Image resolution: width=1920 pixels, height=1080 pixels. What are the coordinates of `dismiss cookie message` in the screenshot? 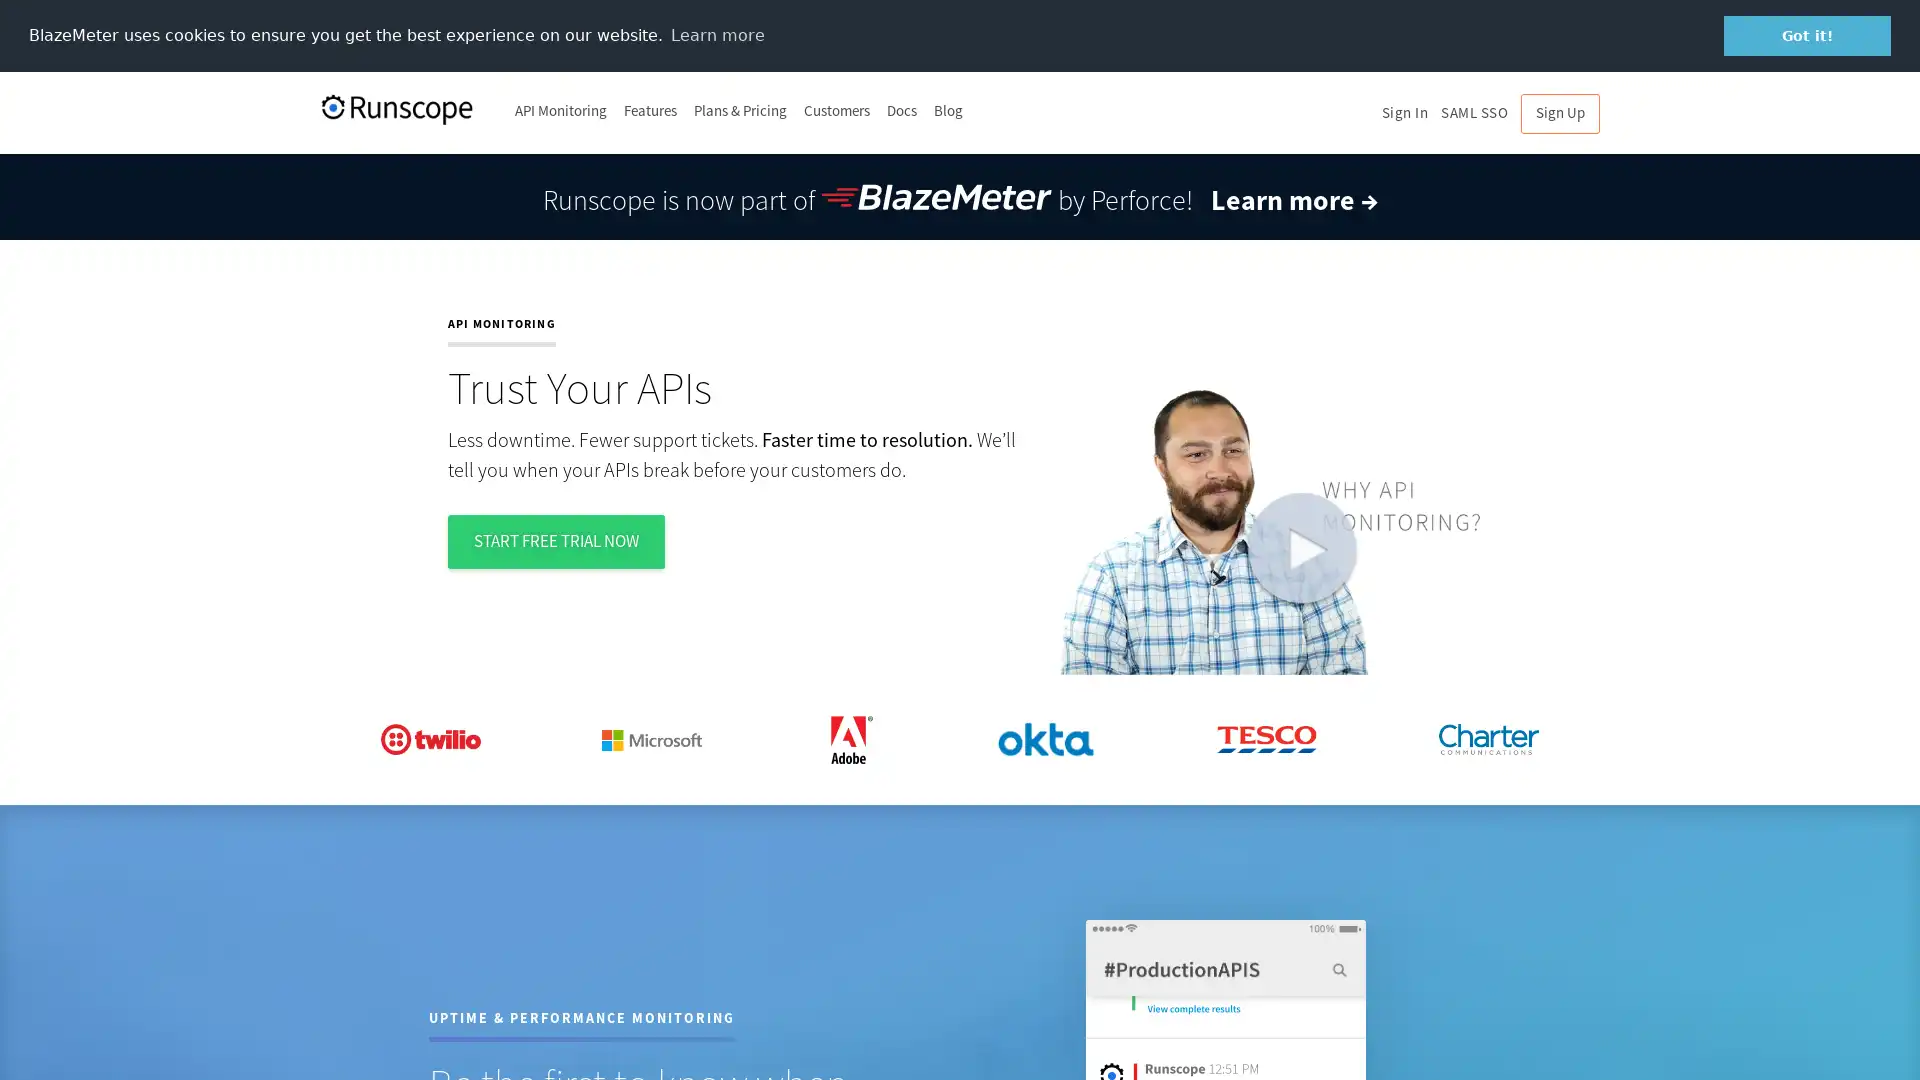 It's located at (1807, 35).